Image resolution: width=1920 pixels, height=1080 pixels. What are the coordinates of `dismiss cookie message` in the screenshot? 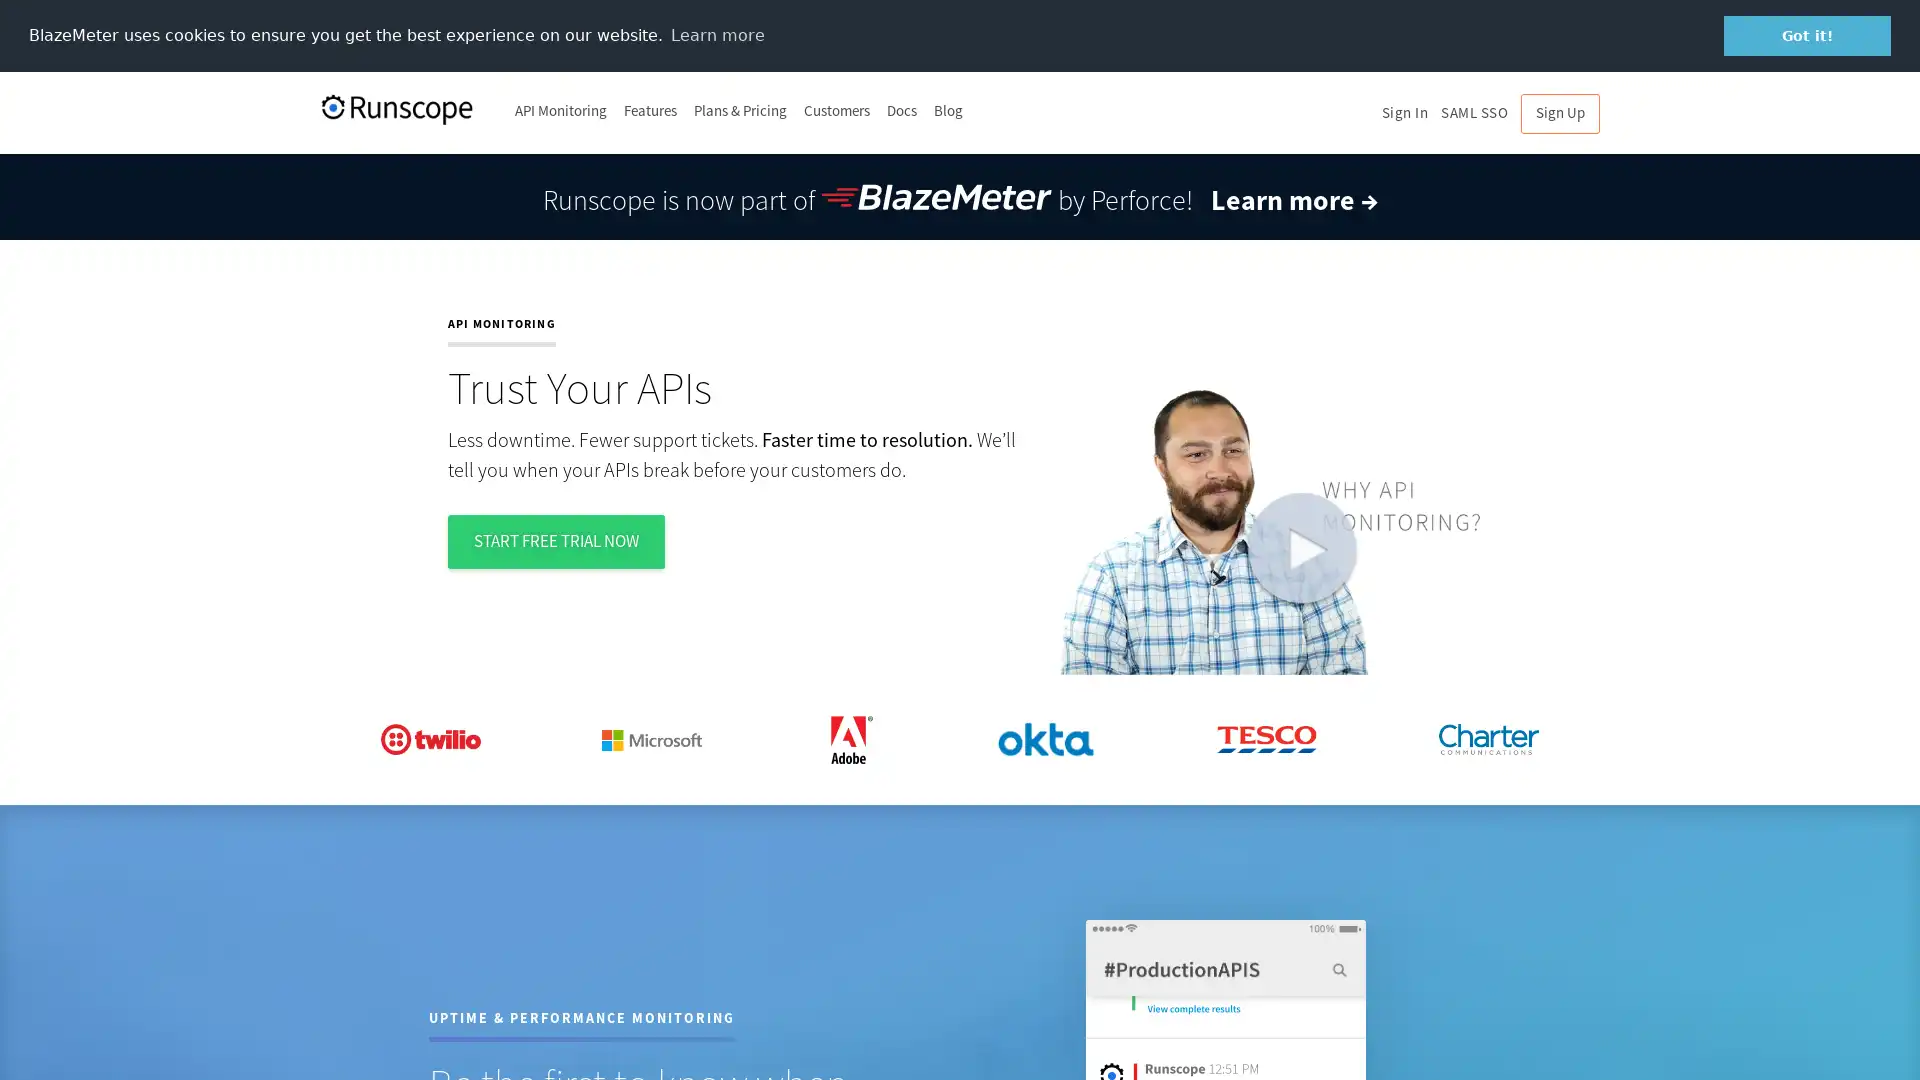 It's located at (1807, 35).